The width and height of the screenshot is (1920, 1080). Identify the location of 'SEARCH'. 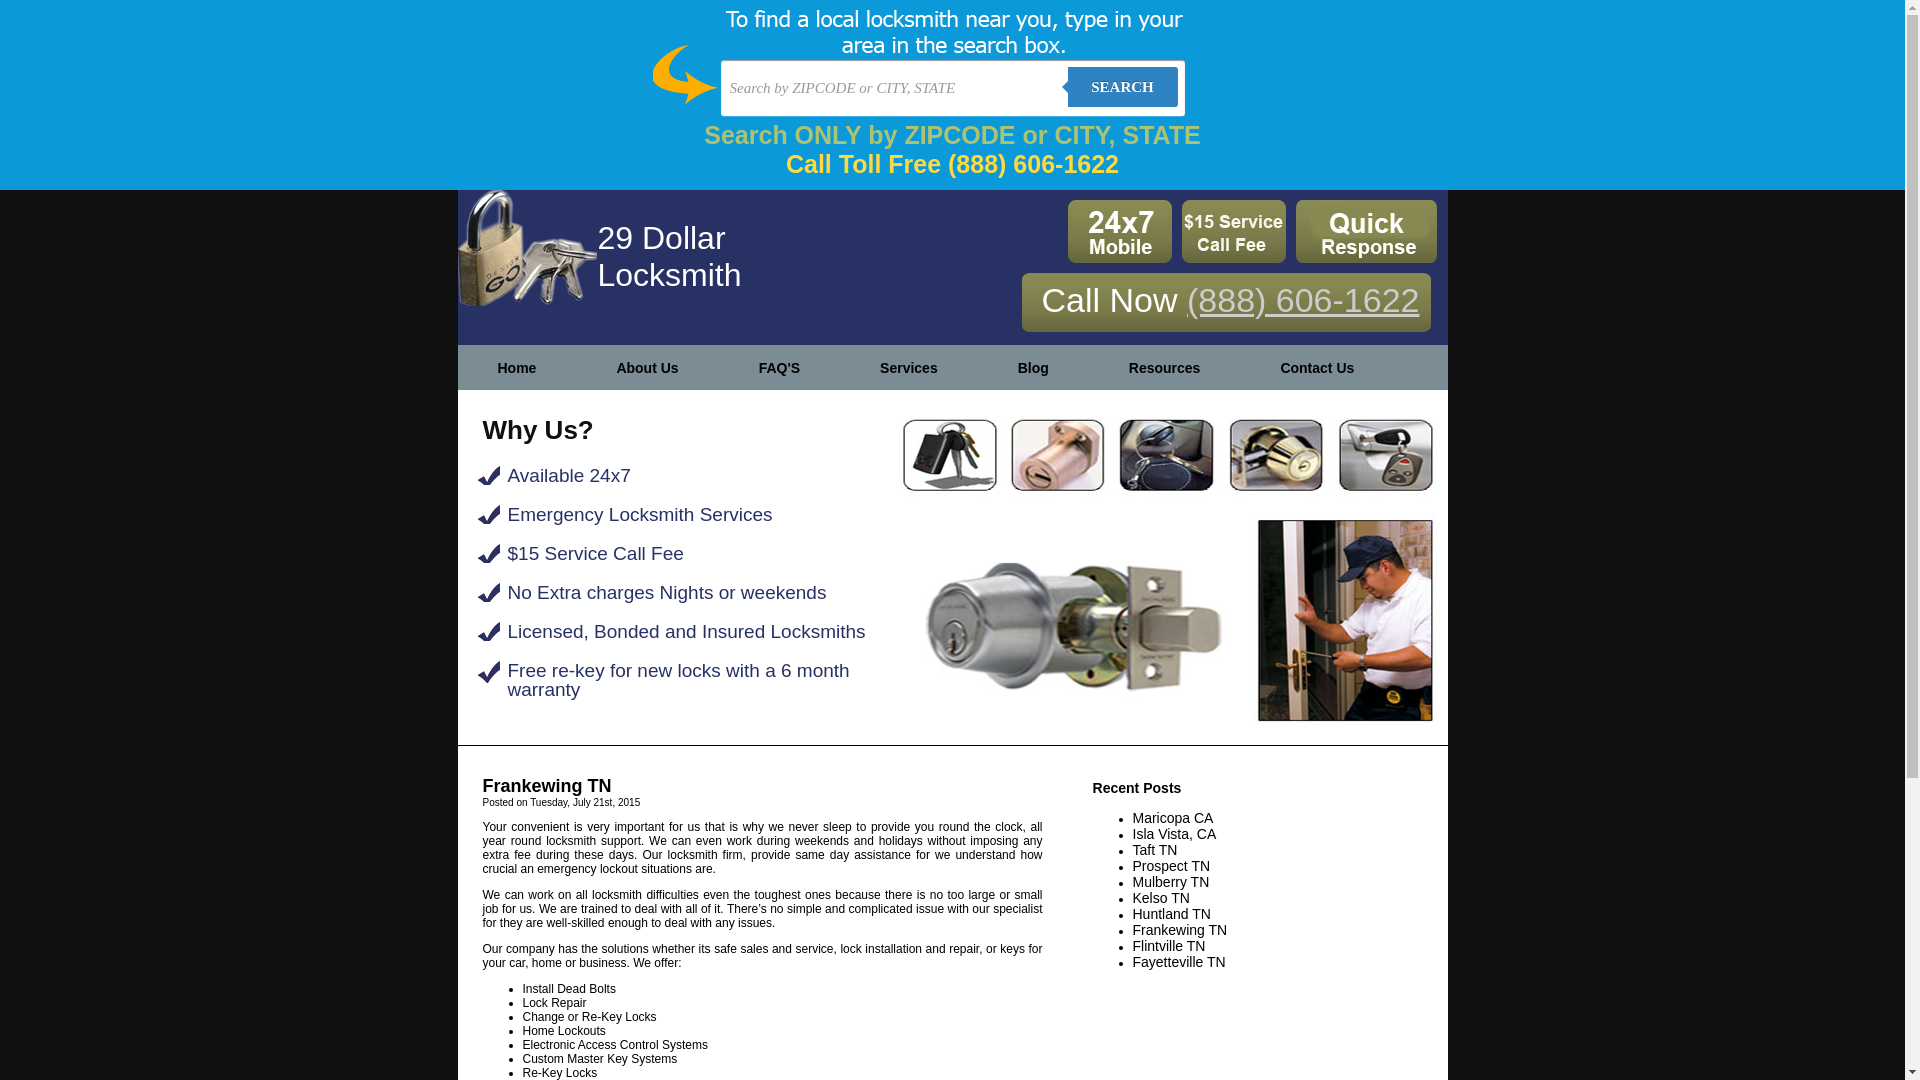
(1123, 86).